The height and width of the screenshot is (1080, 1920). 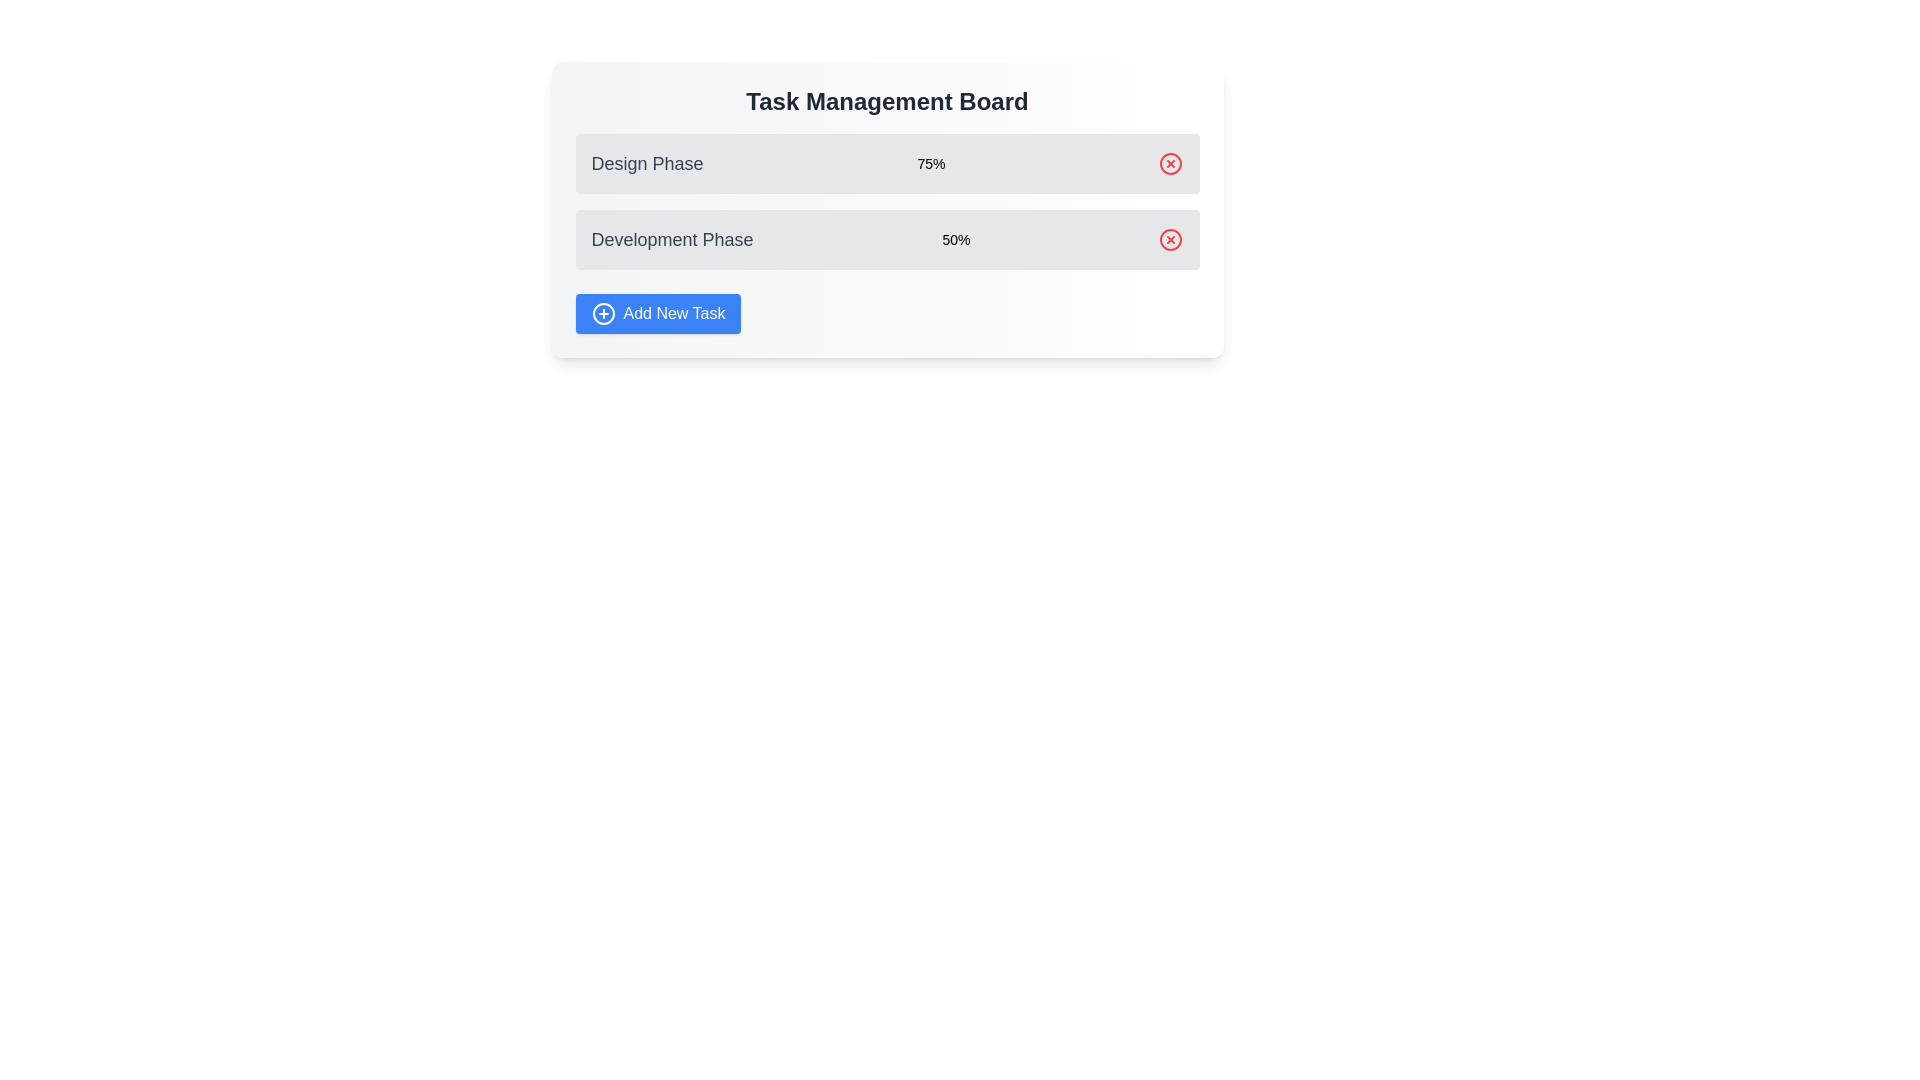 I want to click on the text label displaying '75%' in plain black text, located to the right of the 'Design Phase' title and before the red circular button, so click(x=930, y=163).